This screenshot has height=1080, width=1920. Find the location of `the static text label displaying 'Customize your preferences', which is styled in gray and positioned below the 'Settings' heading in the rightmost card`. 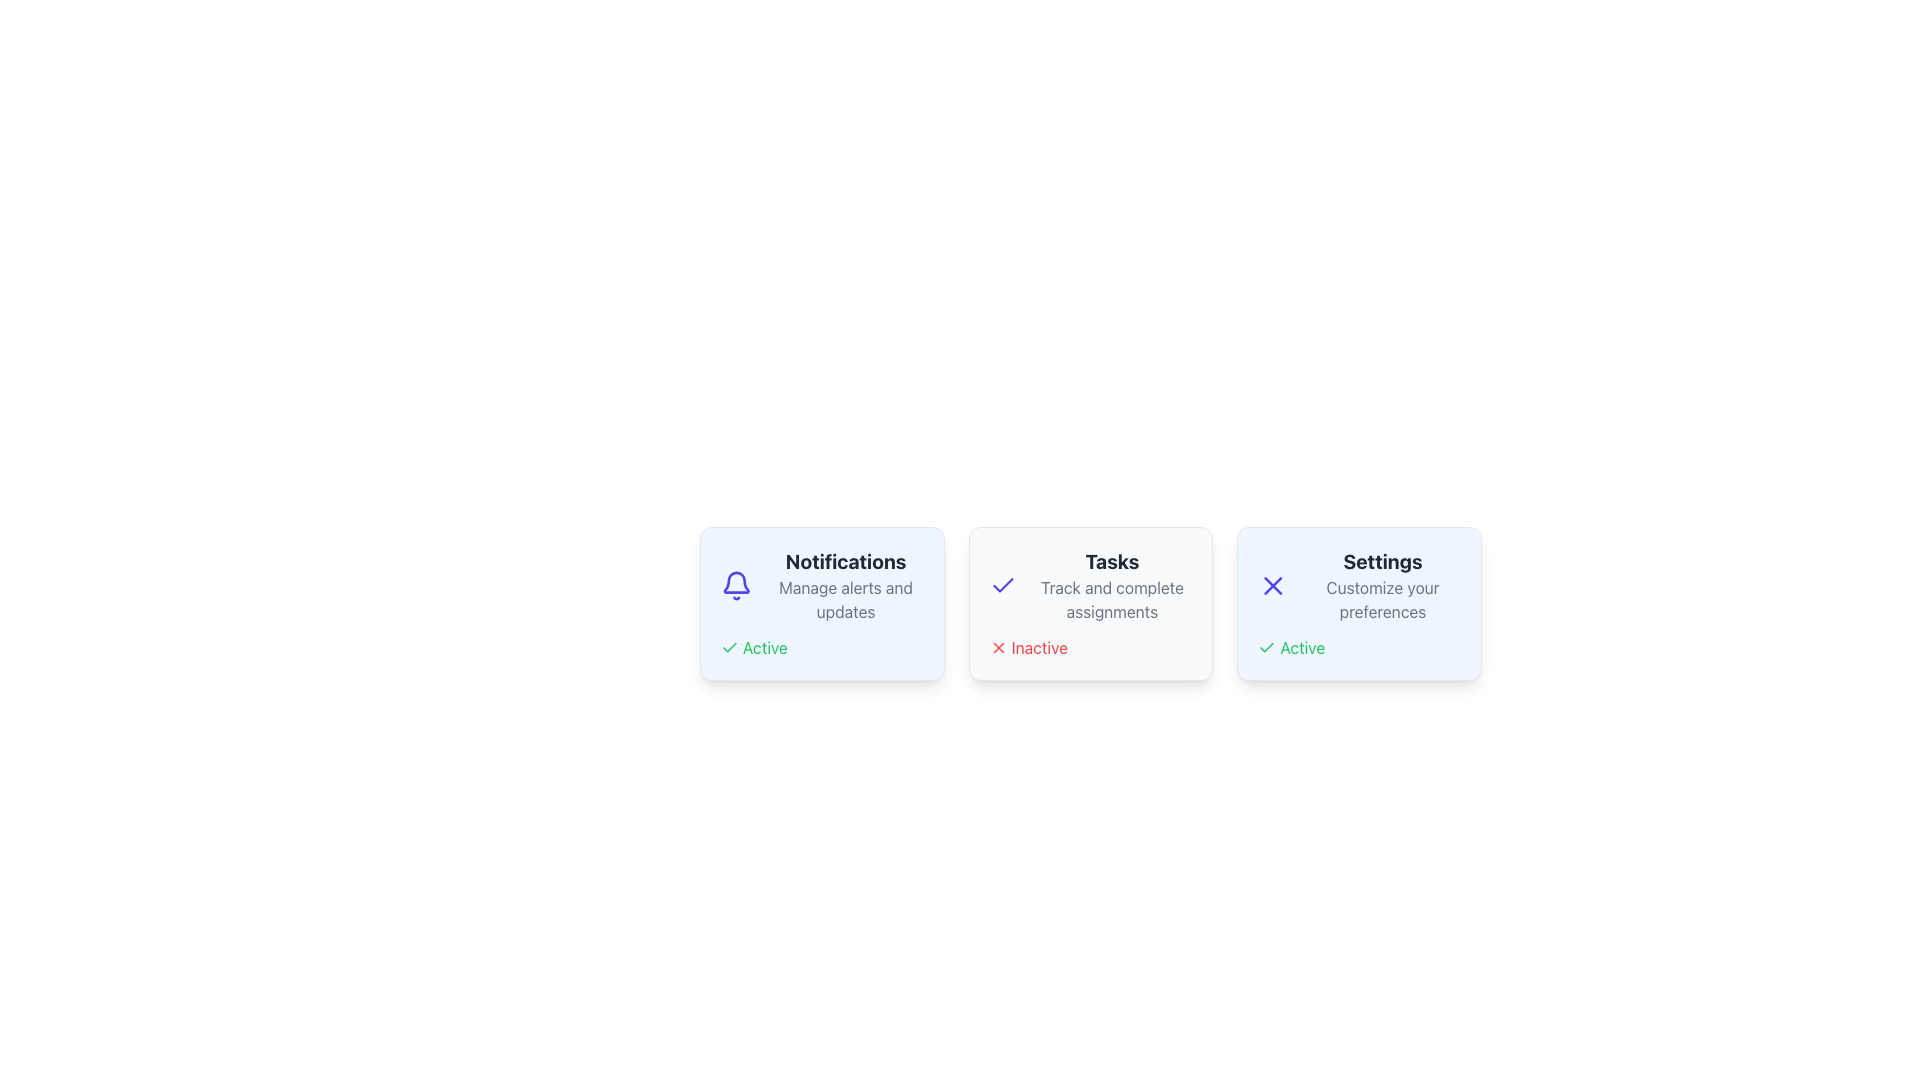

the static text label displaying 'Customize your preferences', which is styled in gray and positioned below the 'Settings' heading in the rightmost card is located at coordinates (1381, 599).